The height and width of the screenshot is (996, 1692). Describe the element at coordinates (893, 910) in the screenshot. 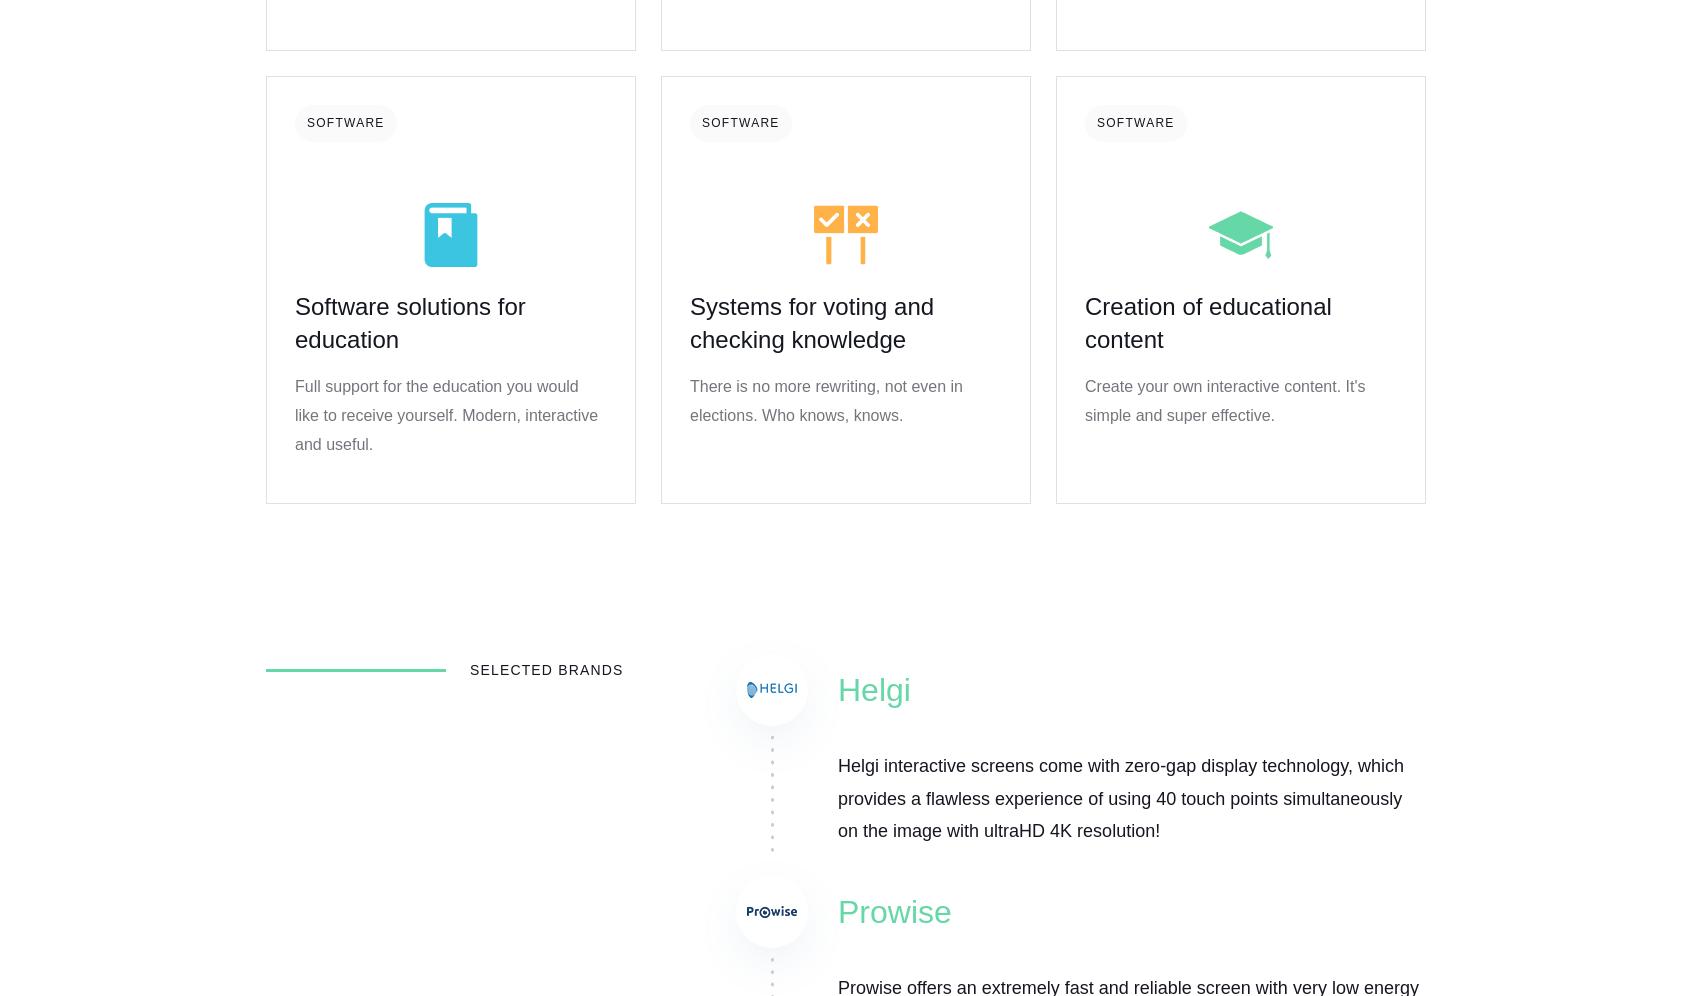

I see `'Prowise'` at that location.